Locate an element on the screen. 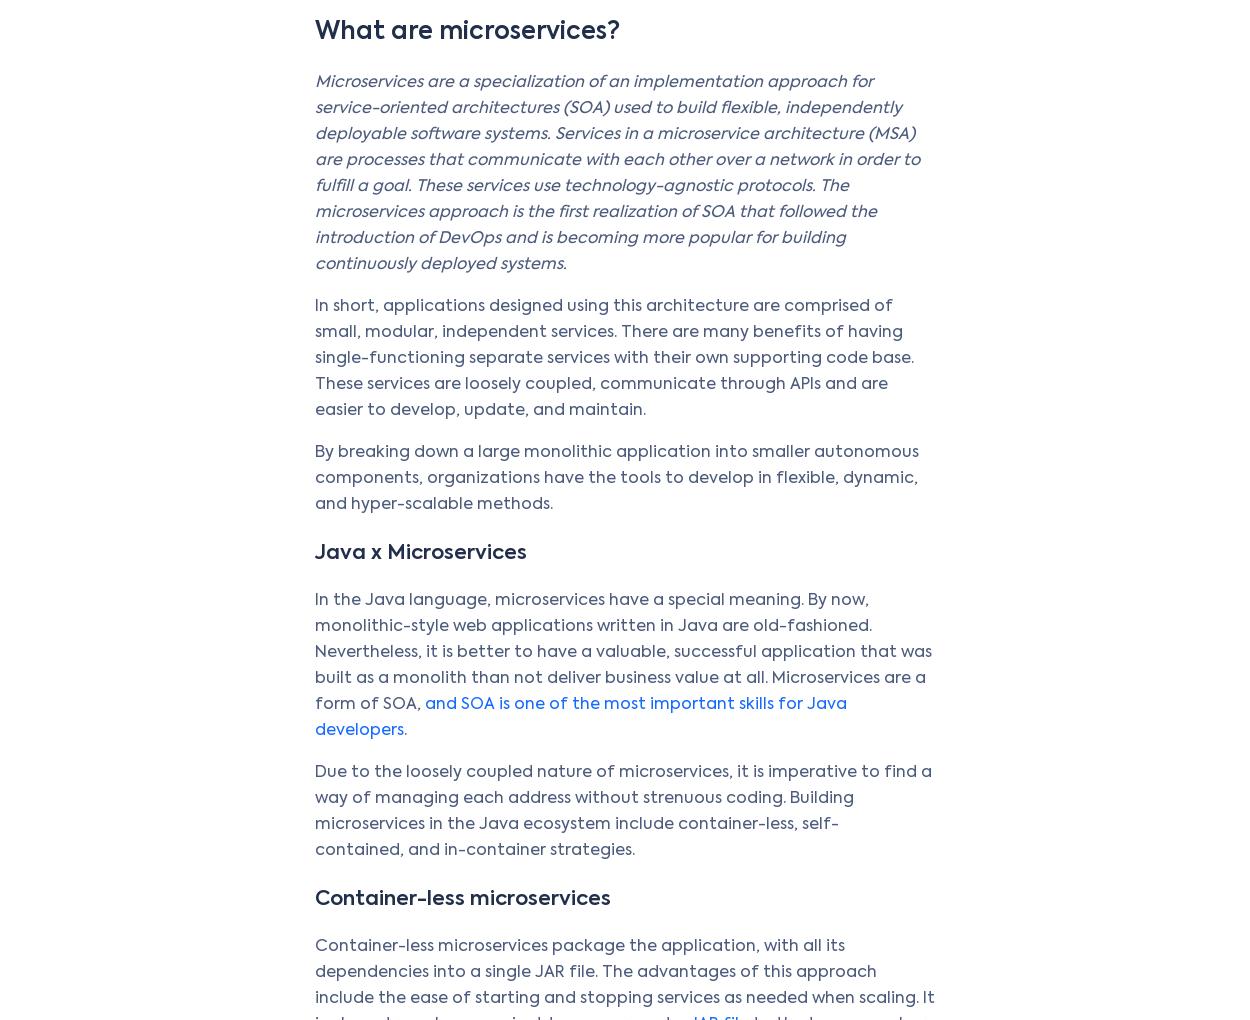 This screenshot has width=1250, height=1020. 'Enterprise Architecture Management (EAM)' is located at coordinates (434, 512).